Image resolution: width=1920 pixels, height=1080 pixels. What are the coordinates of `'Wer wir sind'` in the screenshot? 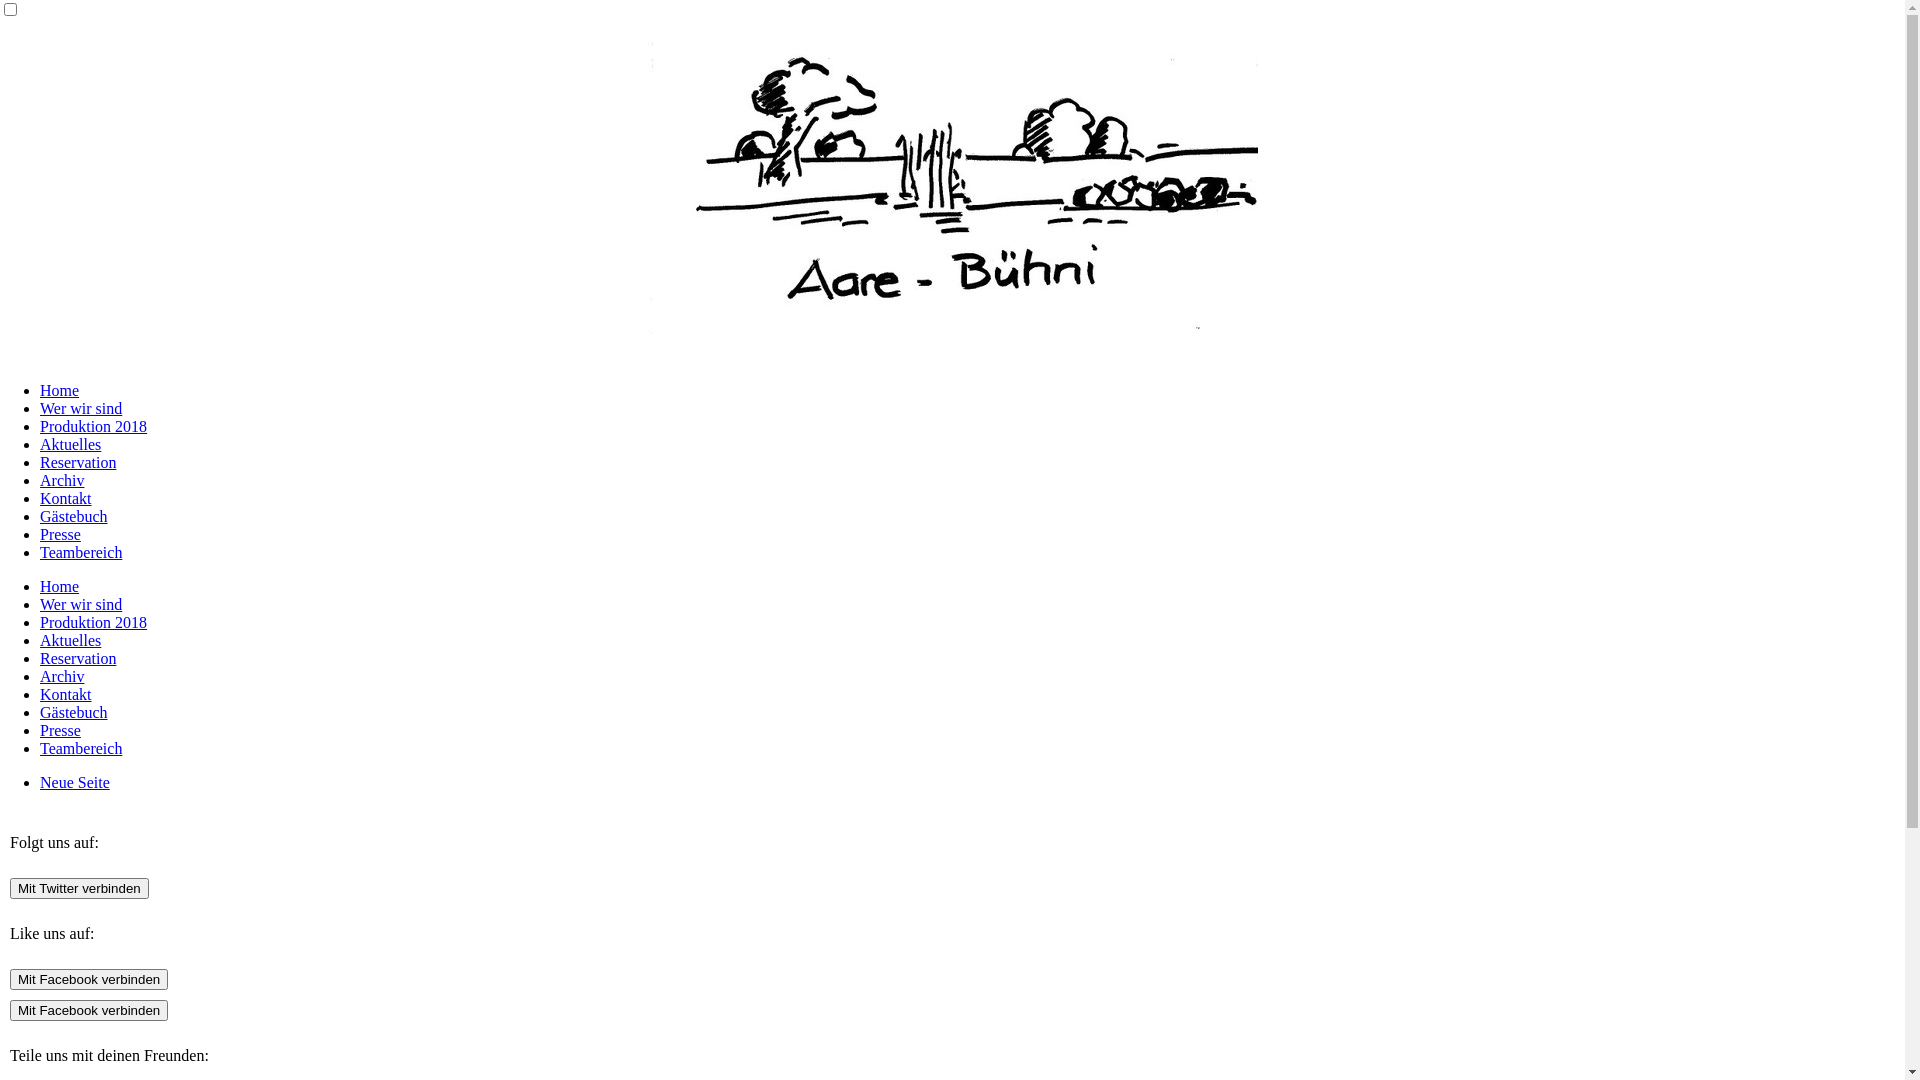 It's located at (80, 407).